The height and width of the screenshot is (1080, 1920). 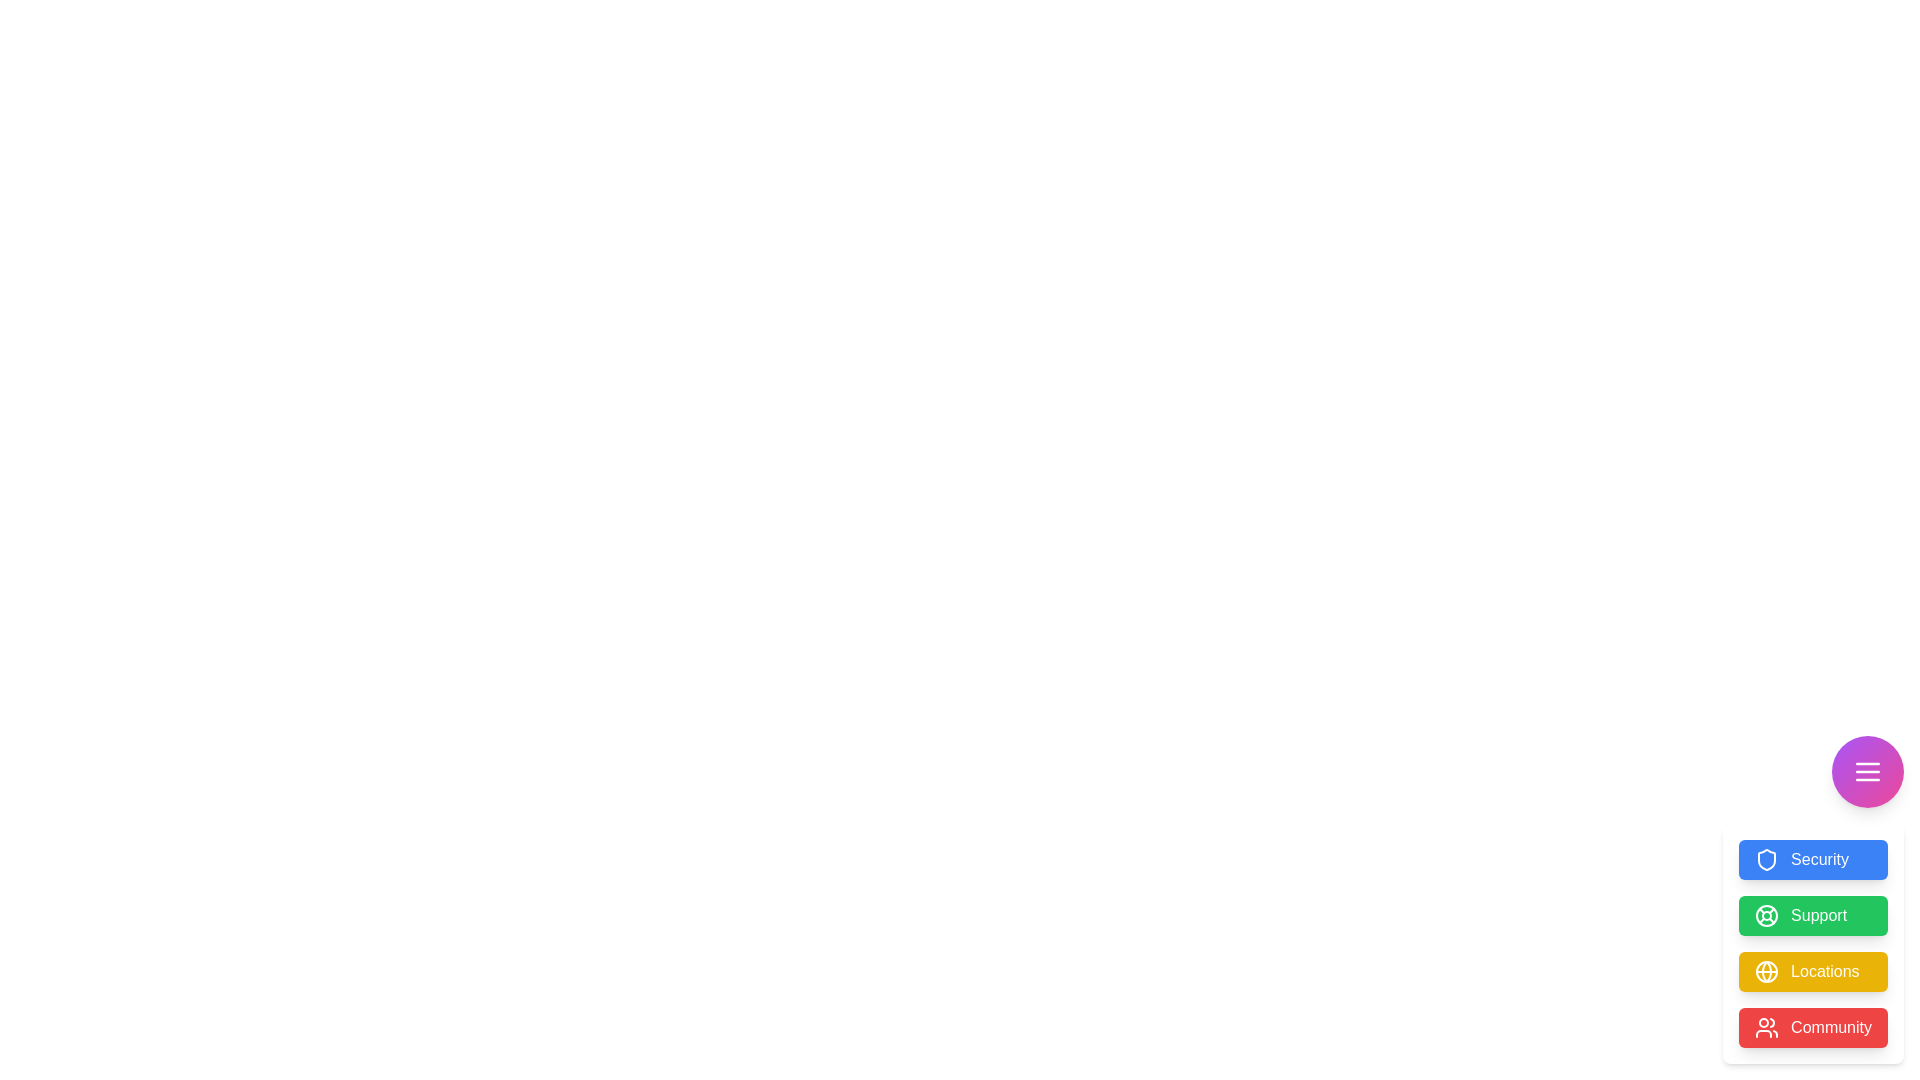 What do you see at coordinates (1813, 859) in the screenshot?
I see `the security feature button located in the bottom-right corner of the interface, above the green 'Support' button` at bounding box center [1813, 859].